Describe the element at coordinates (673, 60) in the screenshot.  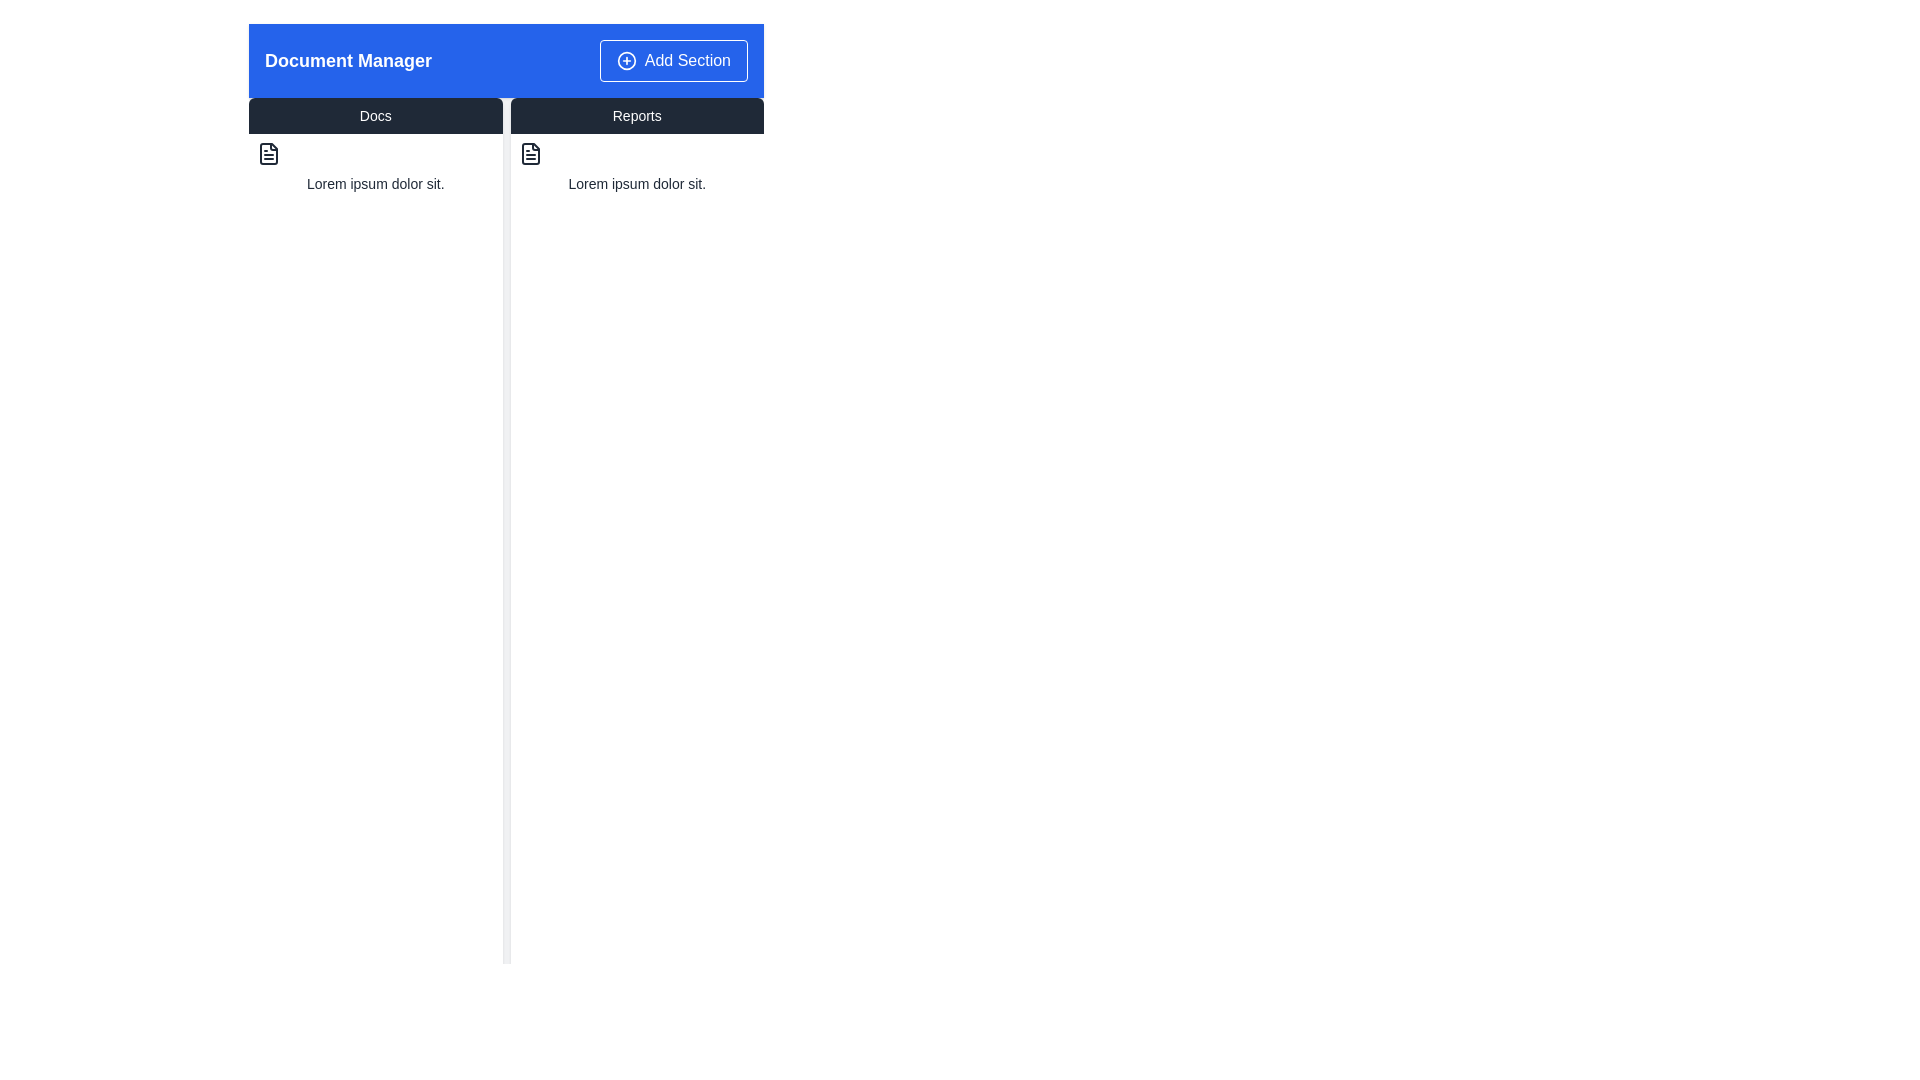
I see `the 'Add Section' button located in the top-right corner of the header bar` at that location.